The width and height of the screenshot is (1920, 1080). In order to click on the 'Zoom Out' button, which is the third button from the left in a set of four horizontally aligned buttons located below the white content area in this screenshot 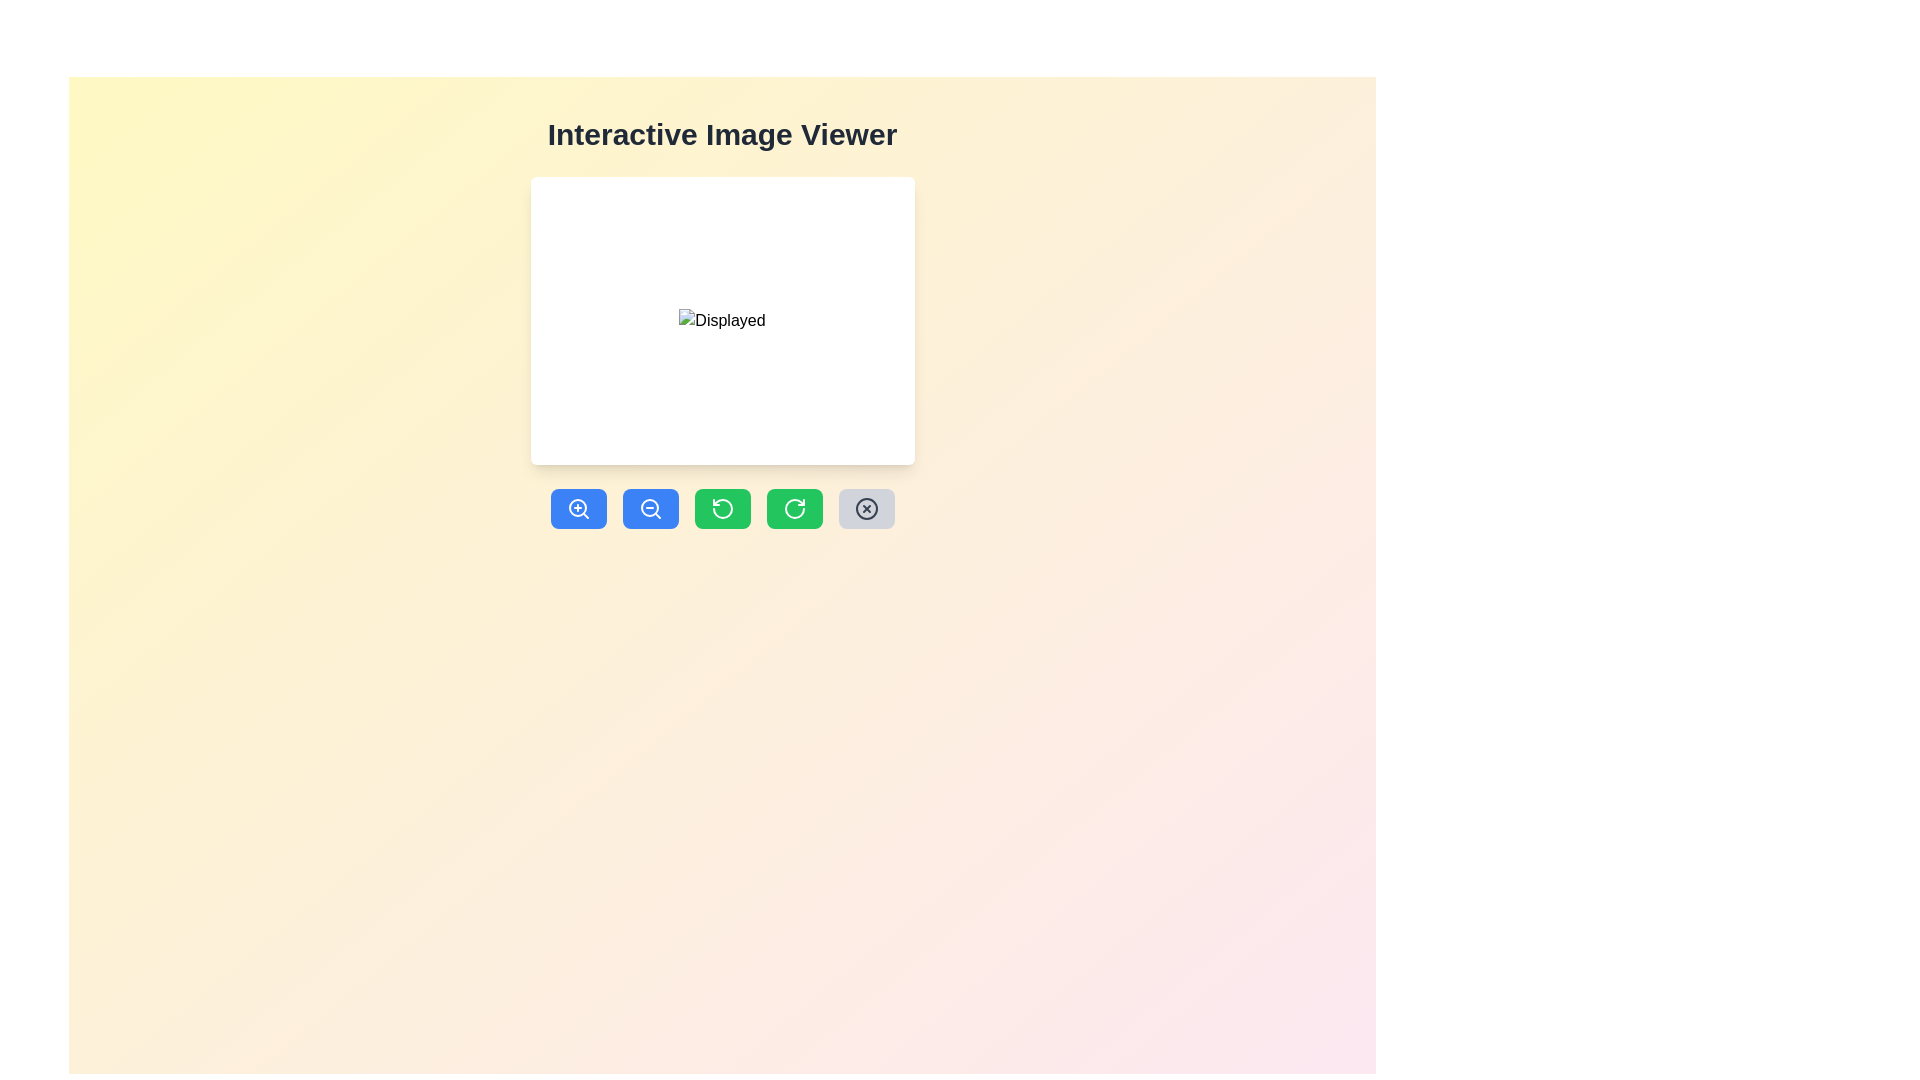, I will do `click(650, 508)`.